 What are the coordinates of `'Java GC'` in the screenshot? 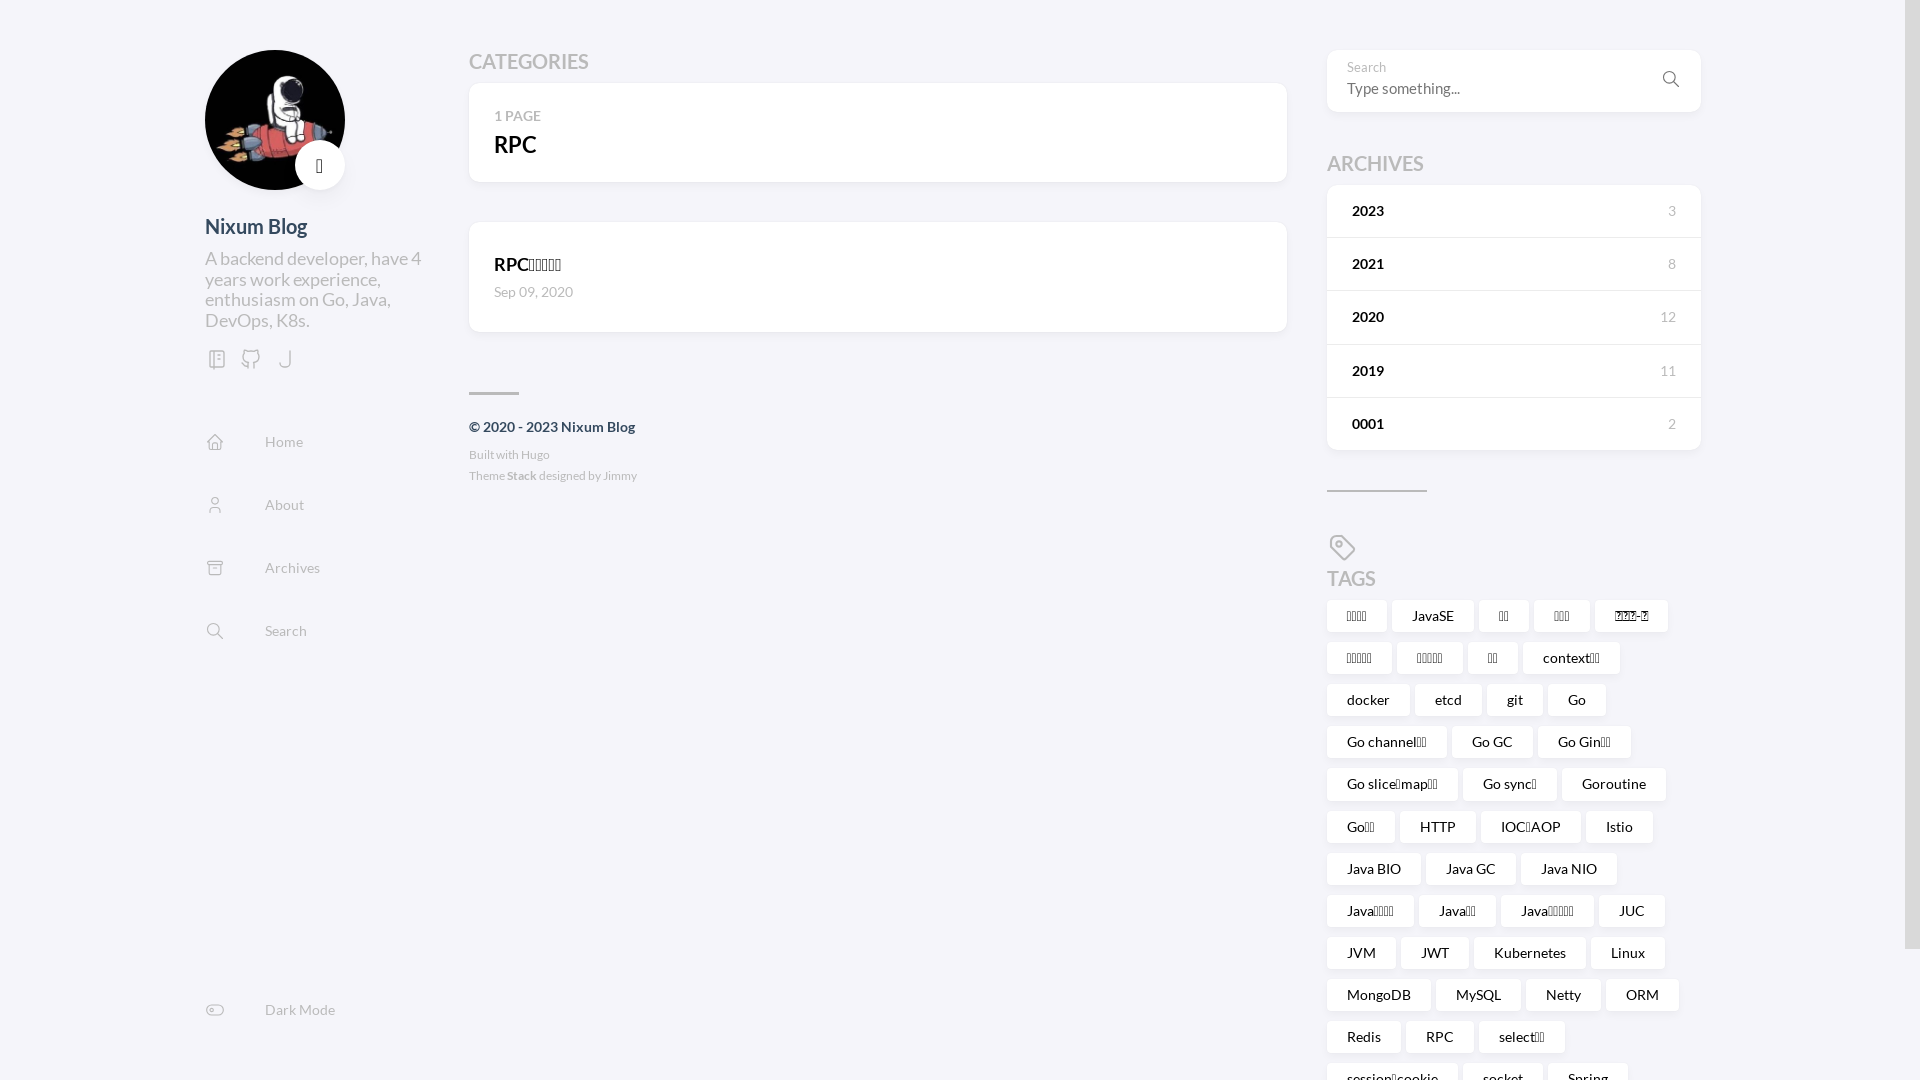 It's located at (1470, 867).